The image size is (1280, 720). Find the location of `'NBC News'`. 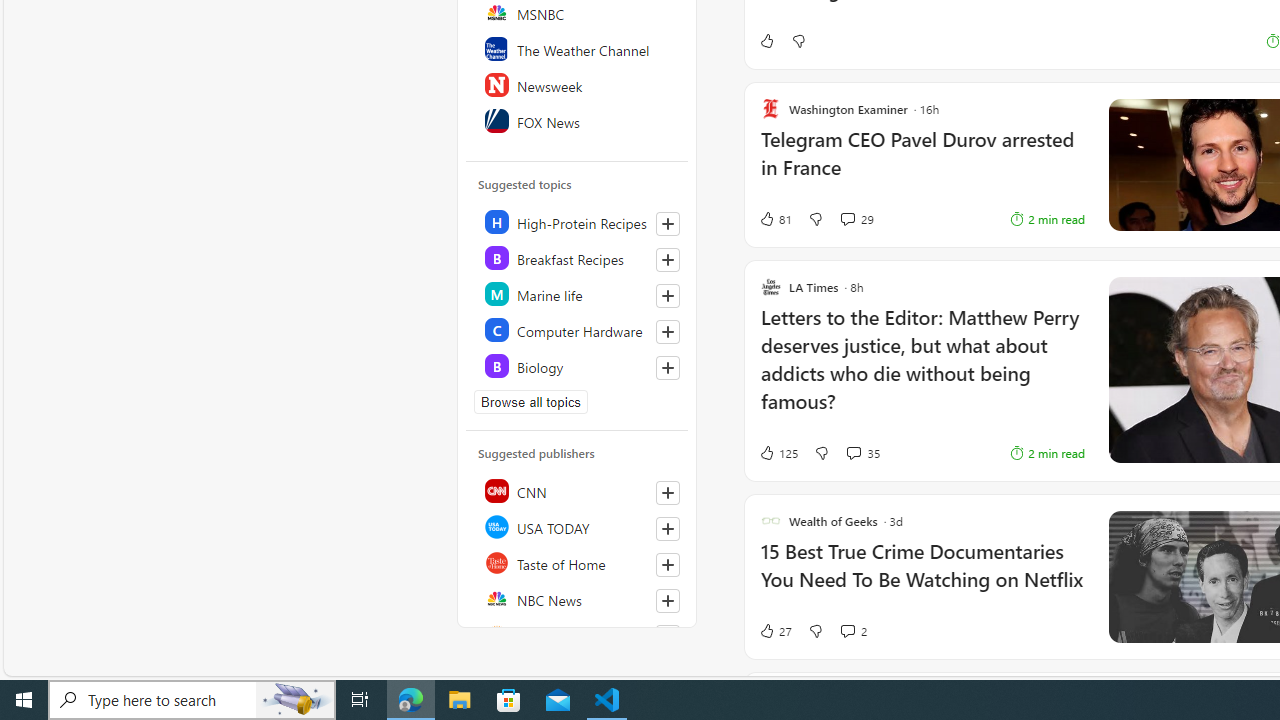

'NBC News' is located at coordinates (577, 598).